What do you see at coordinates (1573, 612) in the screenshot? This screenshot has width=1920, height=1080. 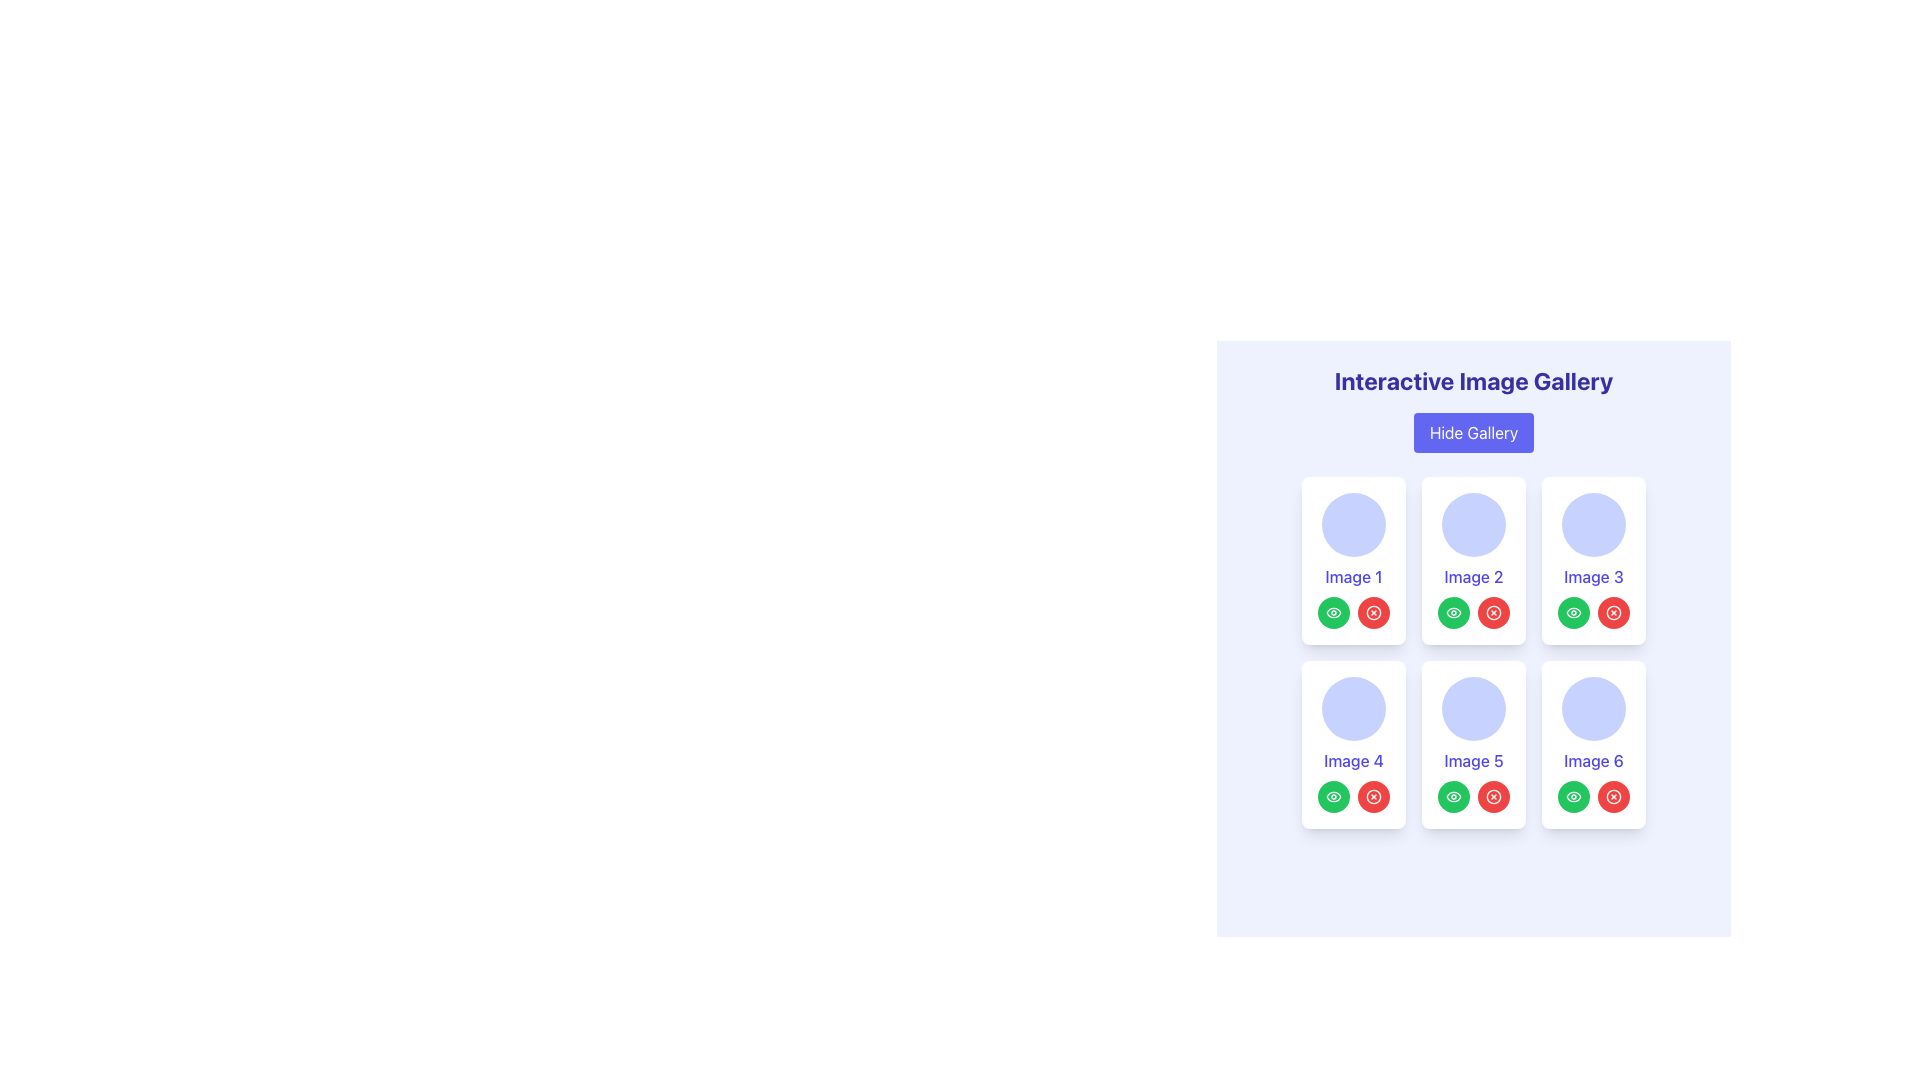 I see `the circular green button with a white eye icon located to the right of the text 'Image 3'` at bounding box center [1573, 612].